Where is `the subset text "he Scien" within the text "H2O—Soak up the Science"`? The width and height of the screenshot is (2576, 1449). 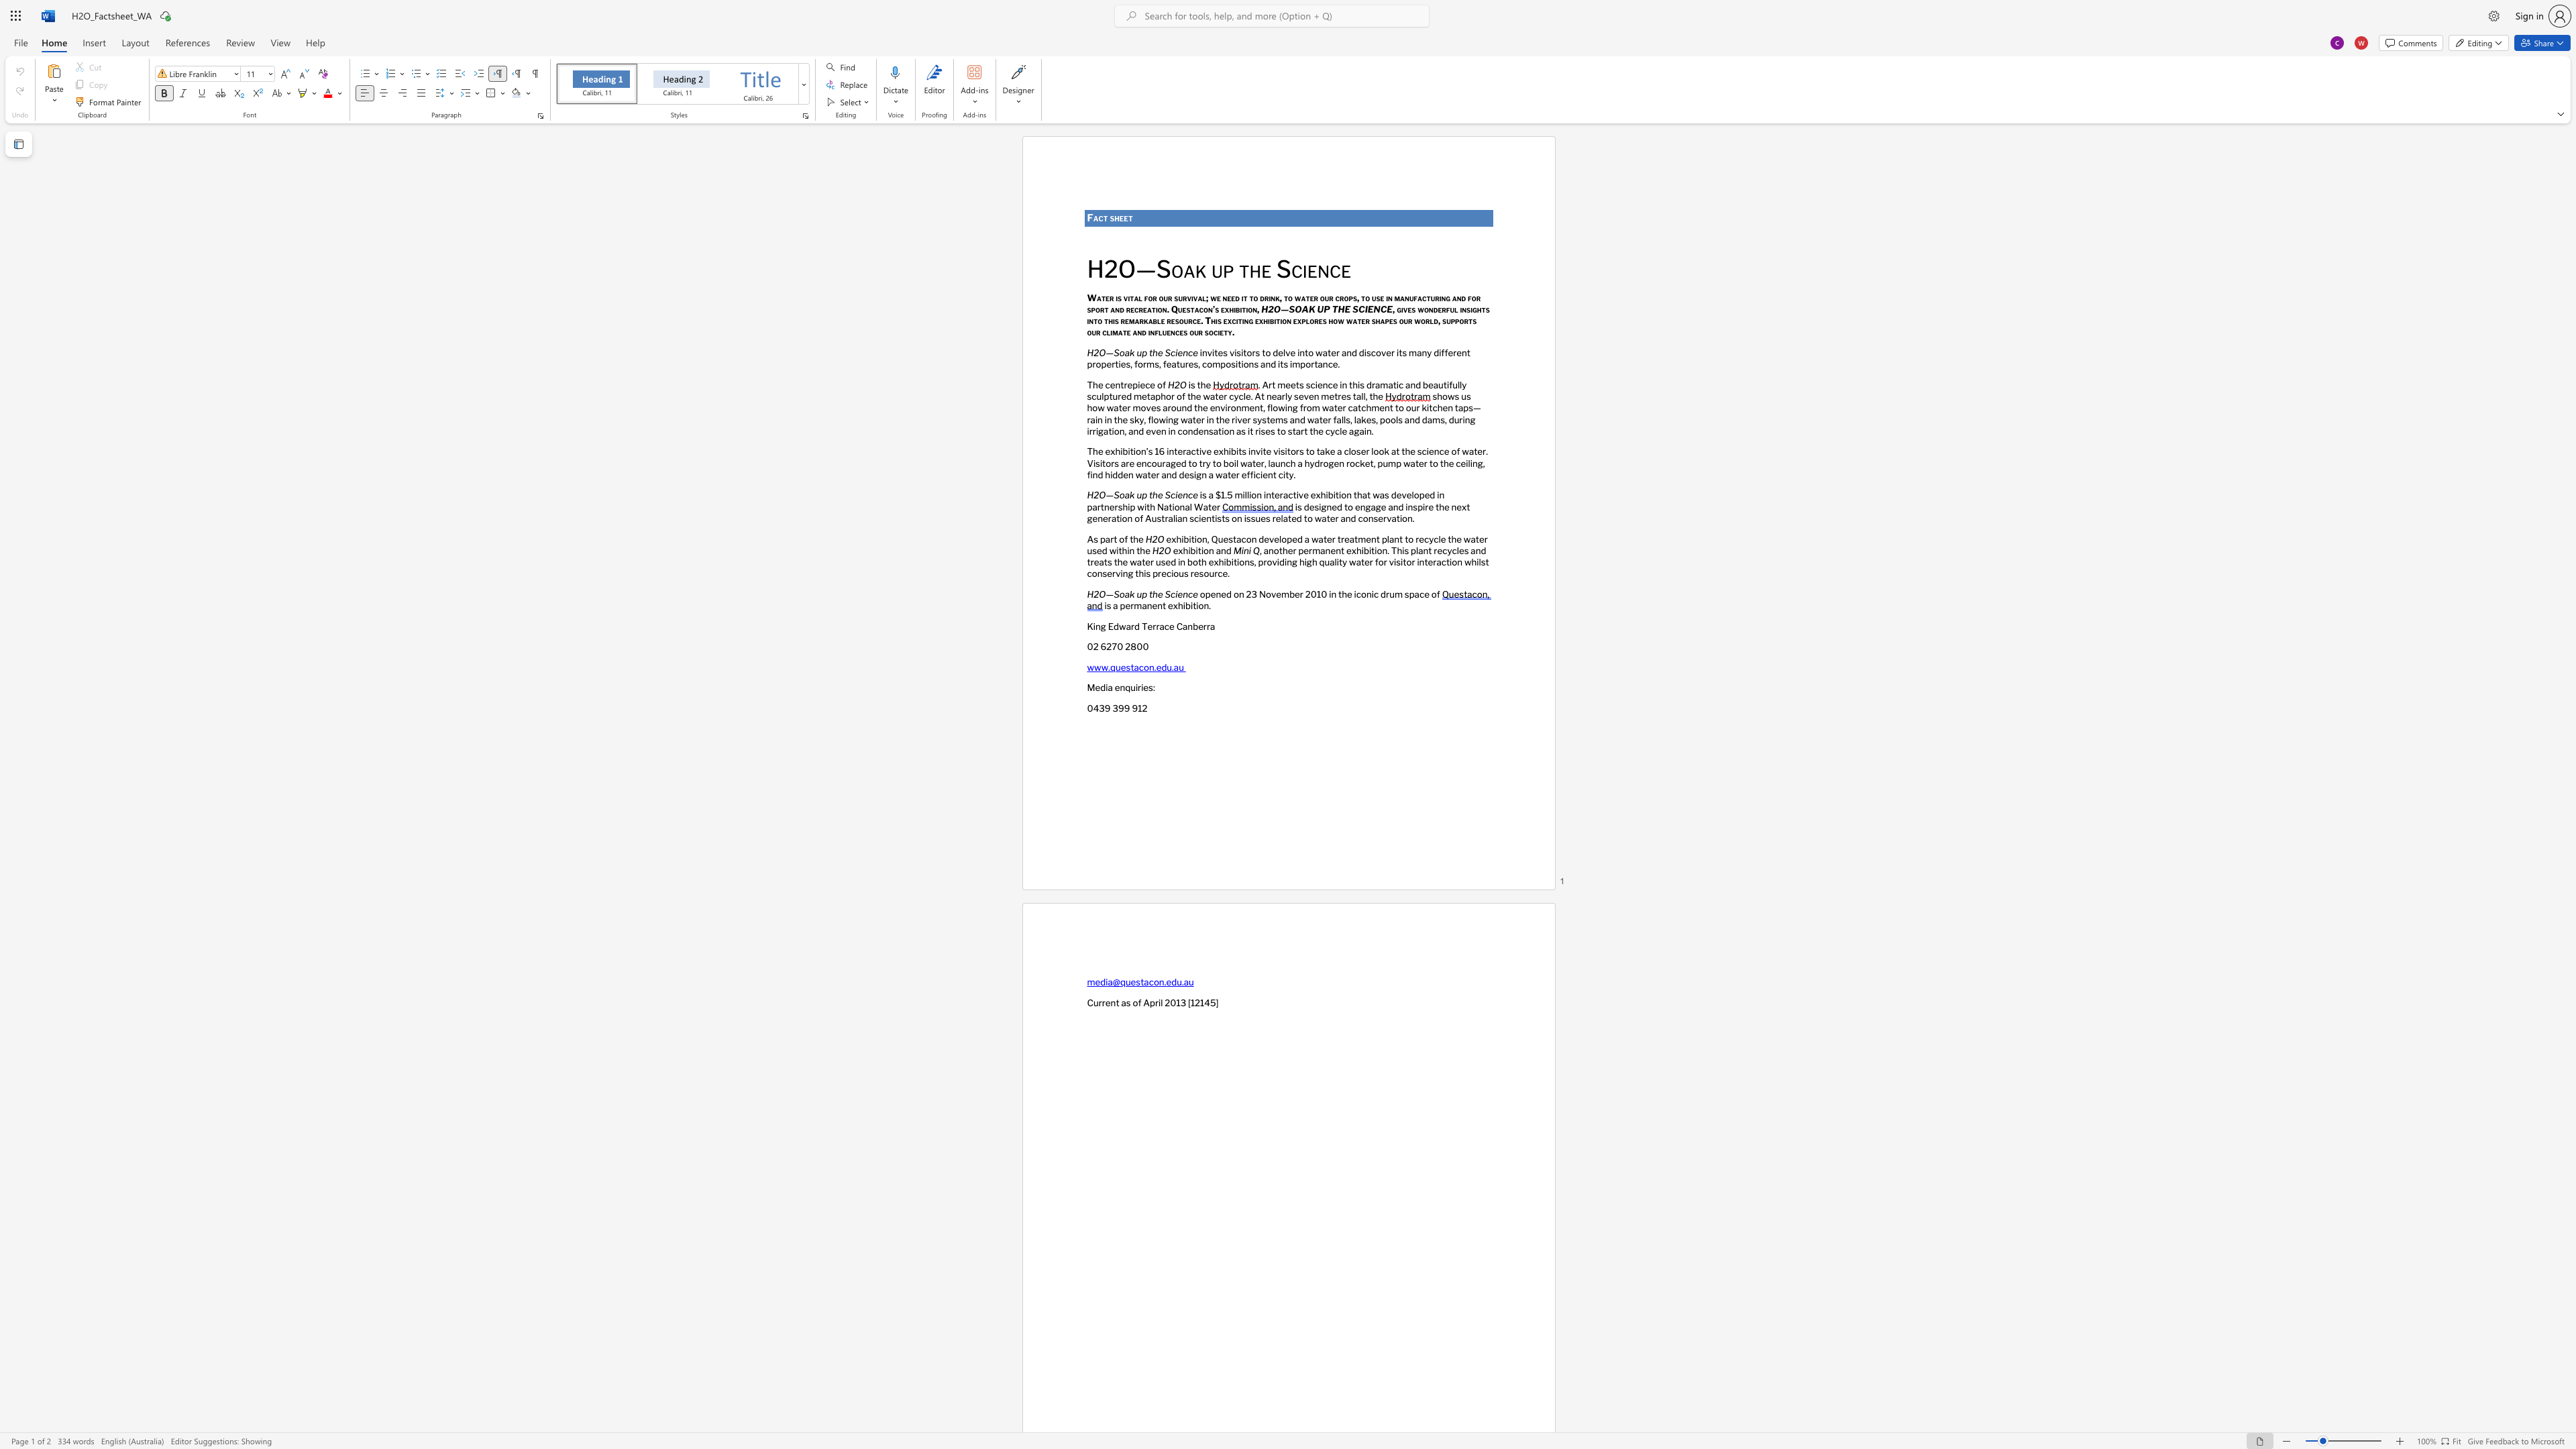
the subset text "he Scien" within the text "H2O—Soak up the Science" is located at coordinates (1152, 352).